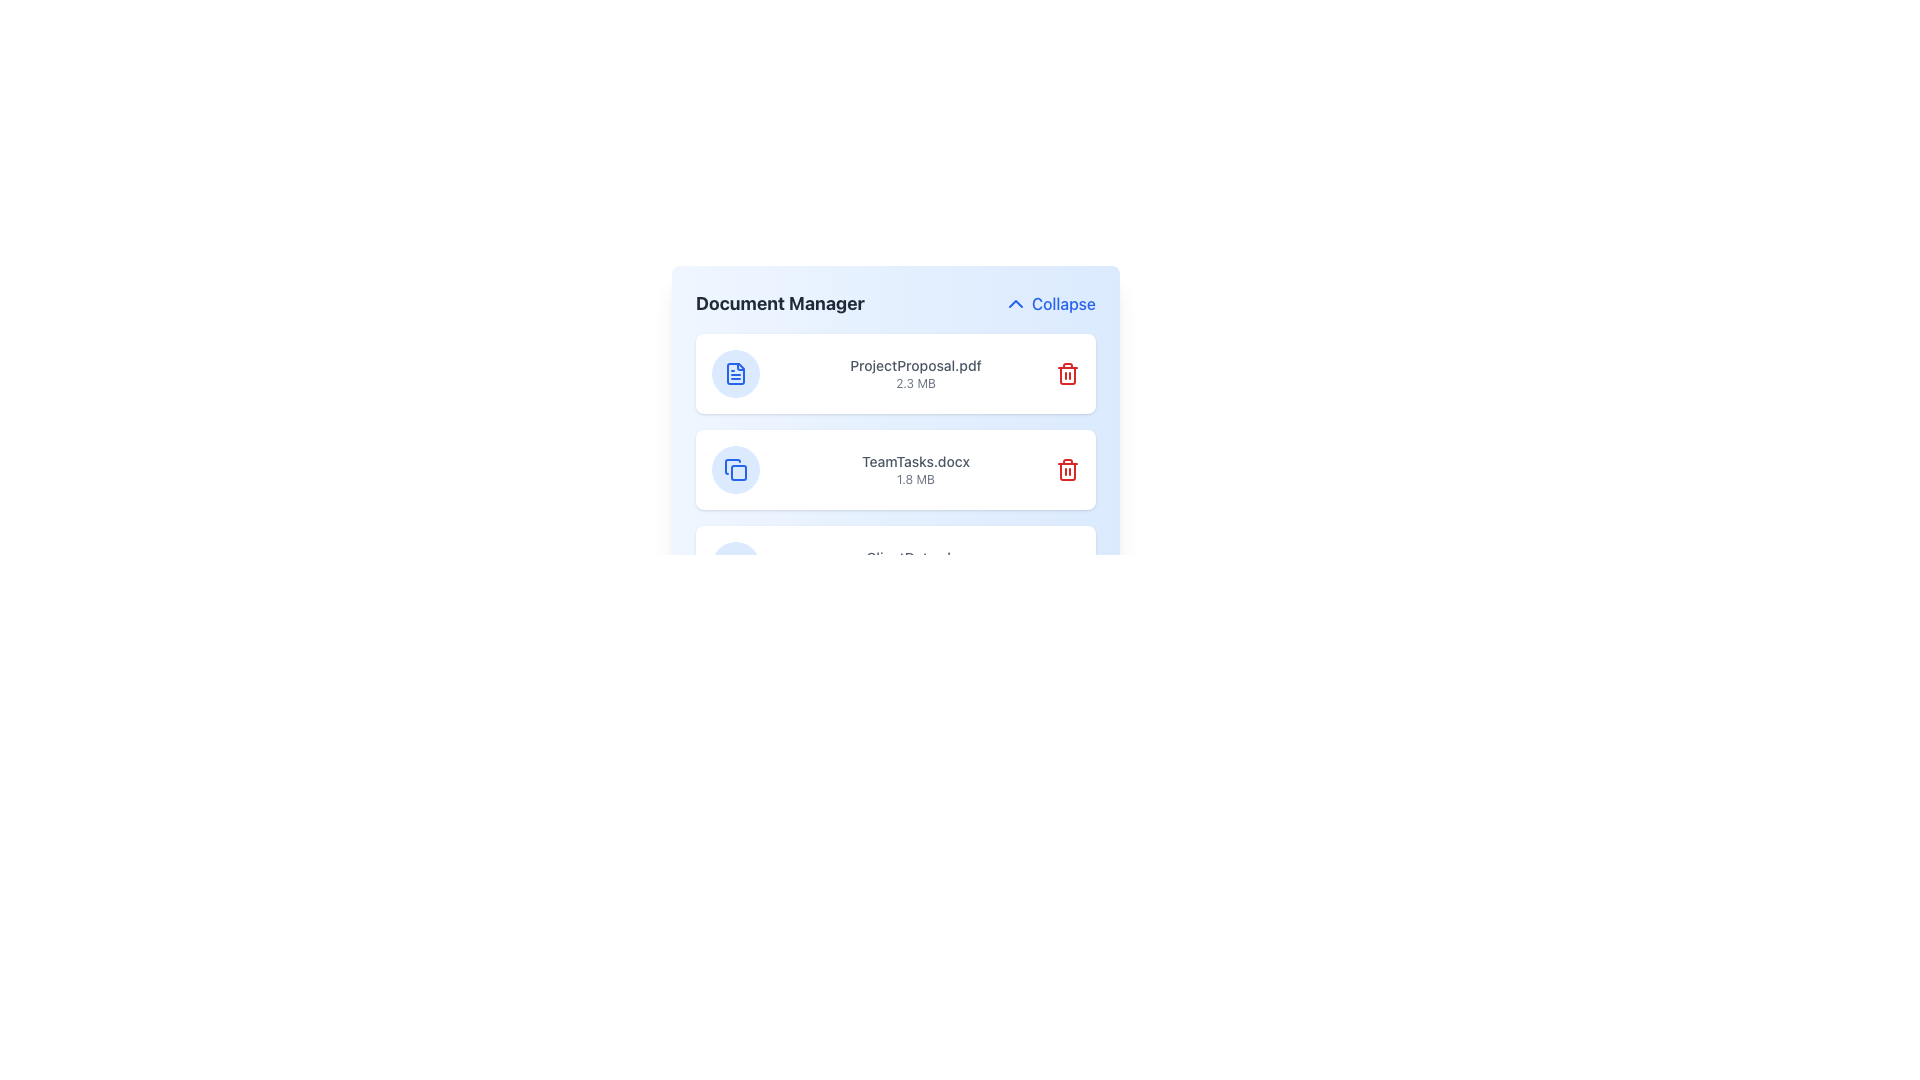 This screenshot has width=1920, height=1080. Describe the element at coordinates (734, 374) in the screenshot. I see `the document file icon located to the left of the 'ProjectProposal.pdf' label in the 'Document Manager' panel` at that location.